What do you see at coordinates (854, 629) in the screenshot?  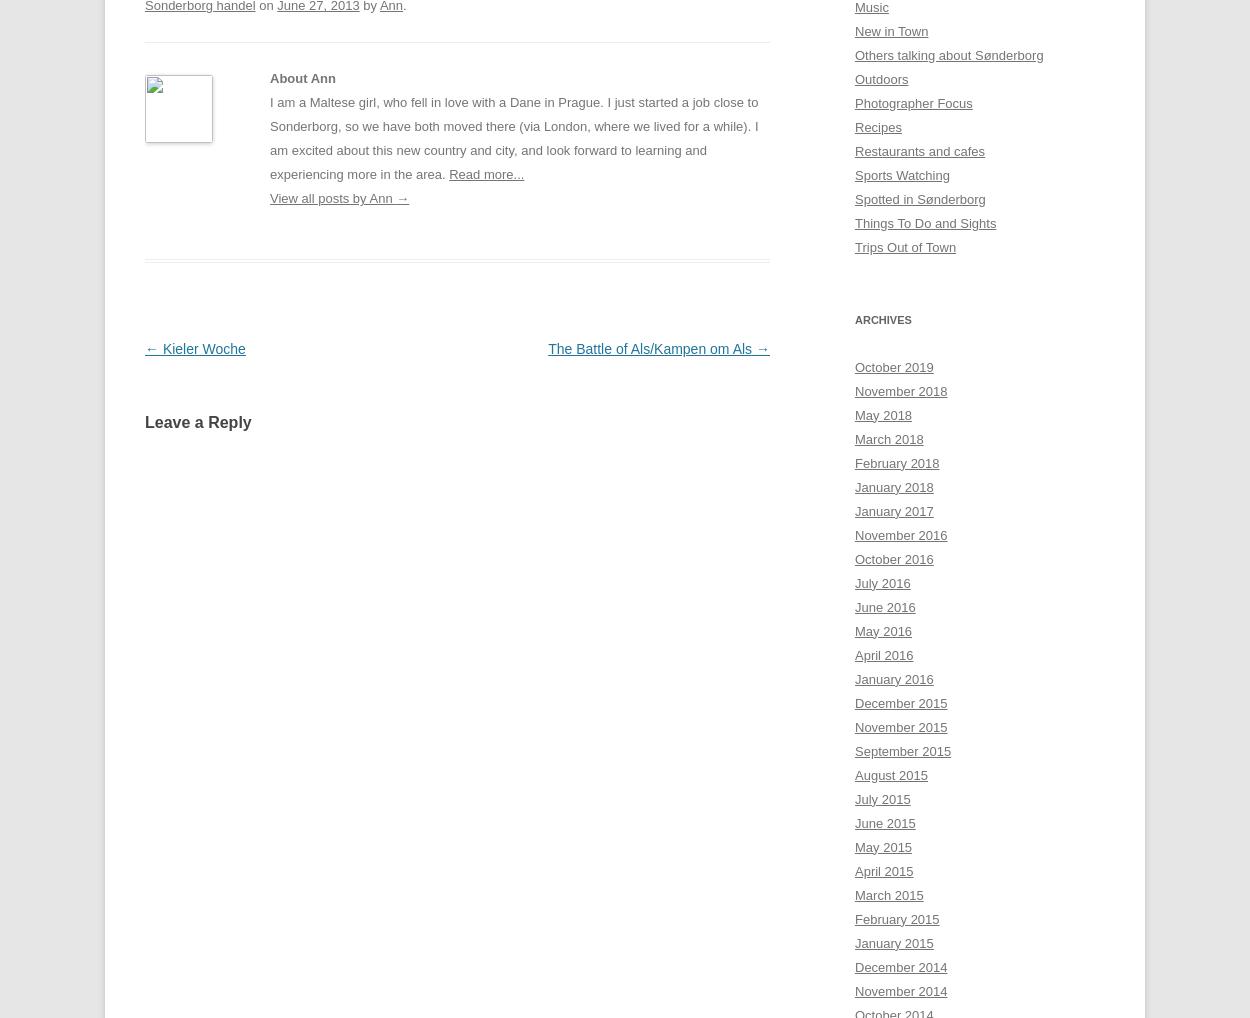 I see `'May 2016'` at bounding box center [854, 629].